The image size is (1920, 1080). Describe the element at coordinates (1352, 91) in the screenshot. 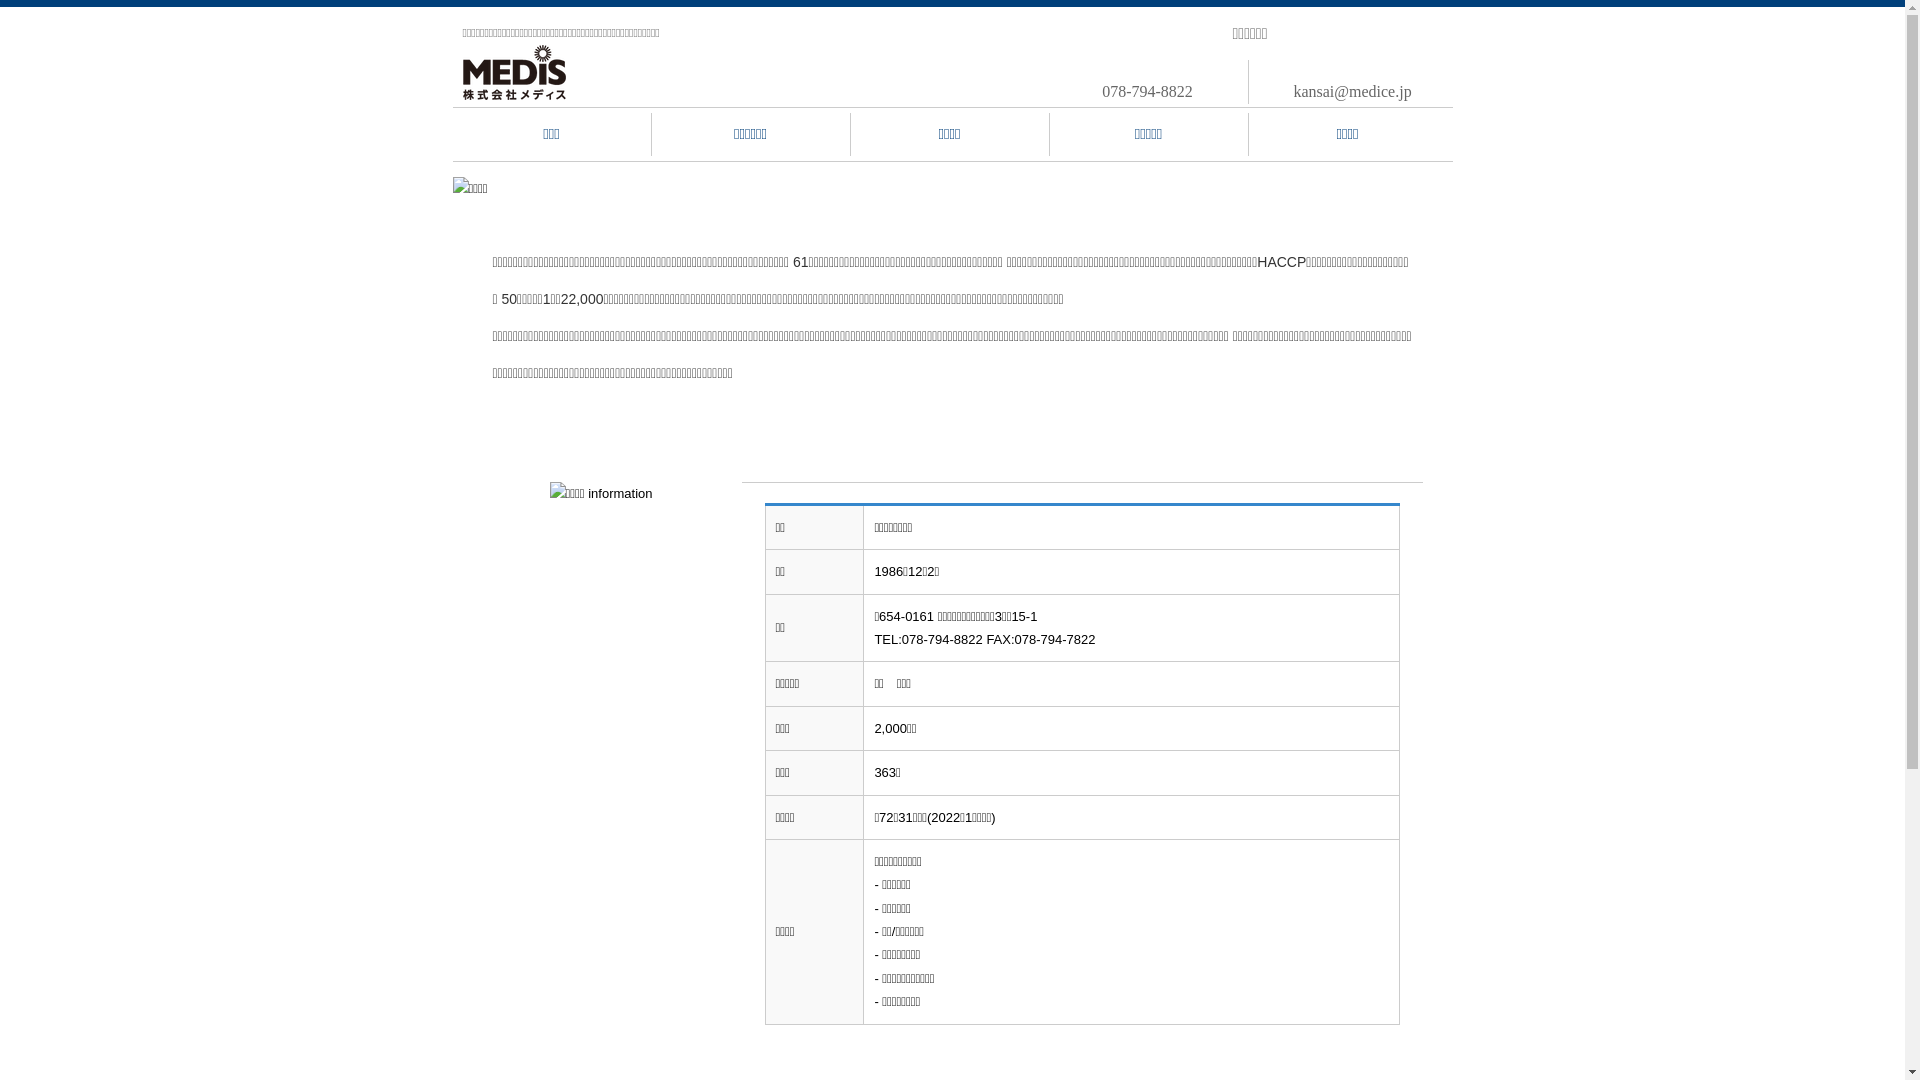

I see `'kansai@medice.jp'` at that location.